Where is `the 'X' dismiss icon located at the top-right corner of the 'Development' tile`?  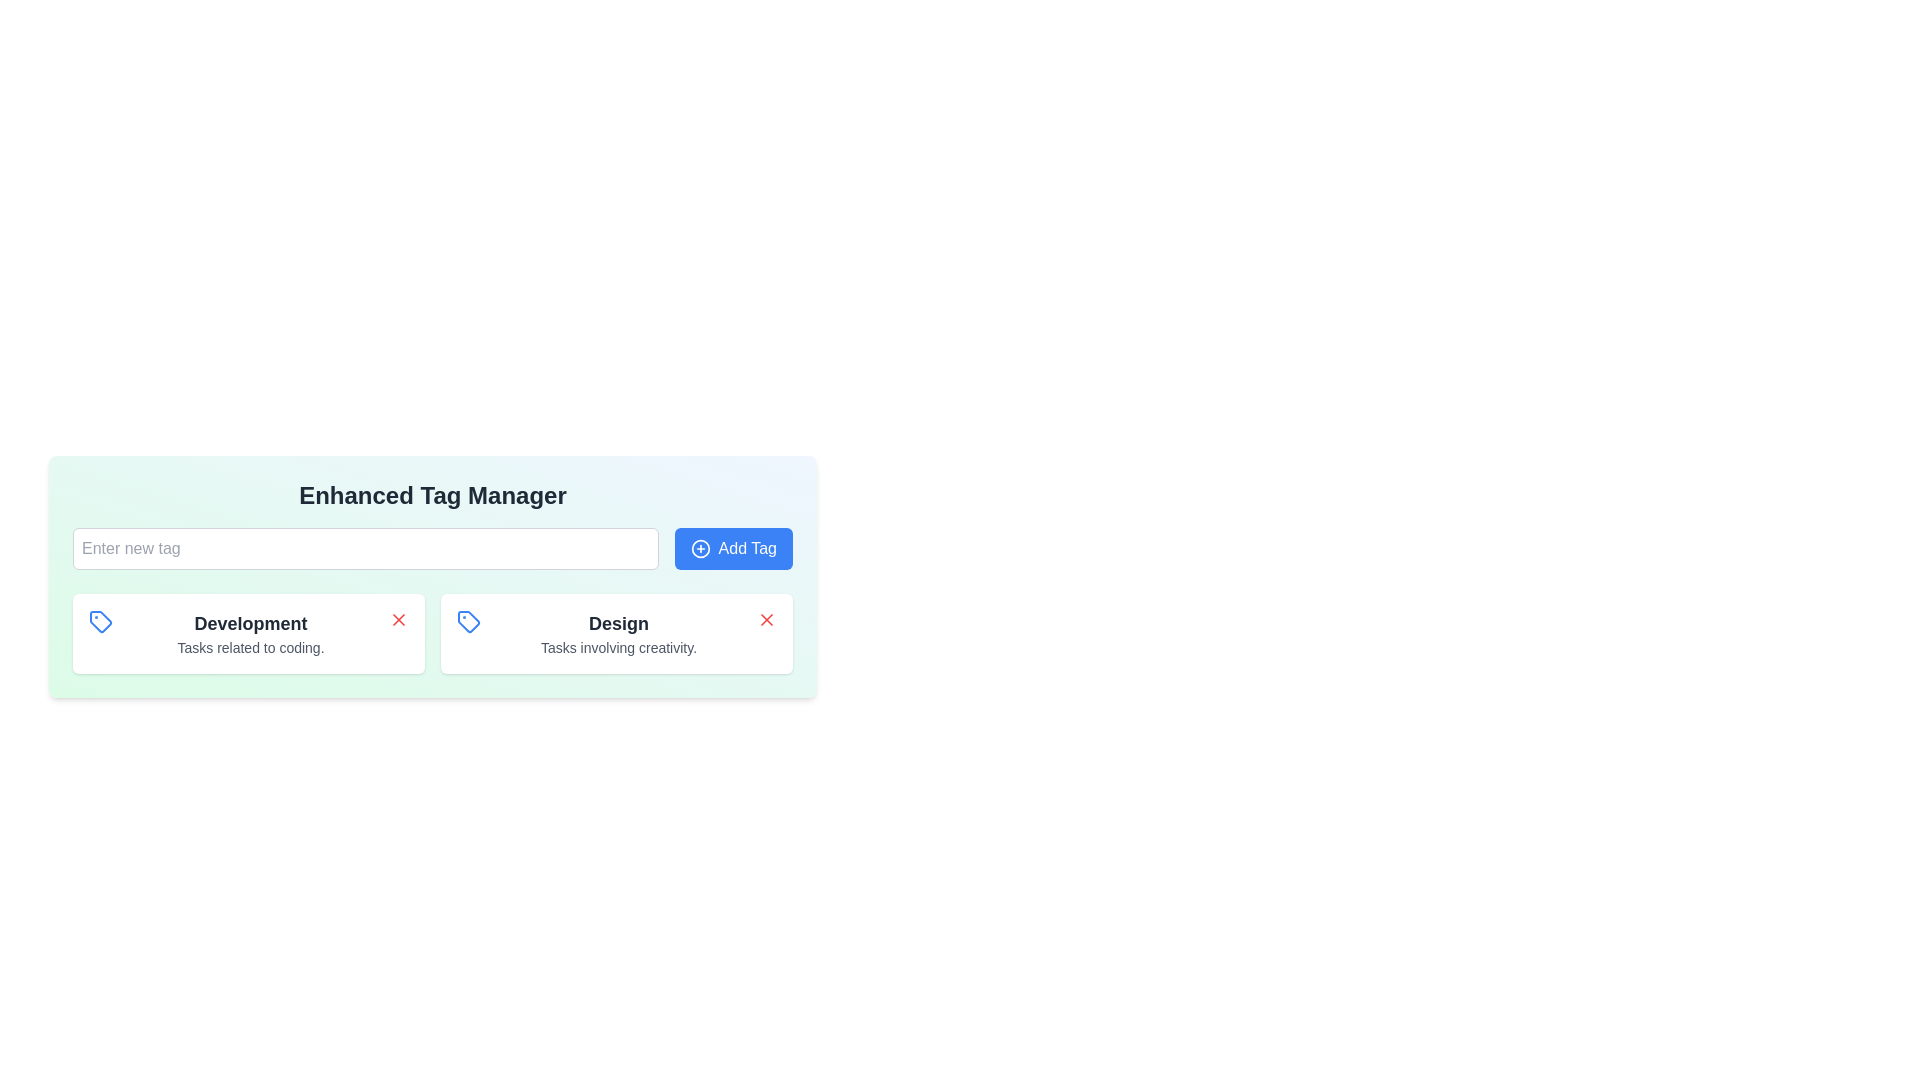 the 'X' dismiss icon located at the top-right corner of the 'Development' tile is located at coordinates (398, 619).